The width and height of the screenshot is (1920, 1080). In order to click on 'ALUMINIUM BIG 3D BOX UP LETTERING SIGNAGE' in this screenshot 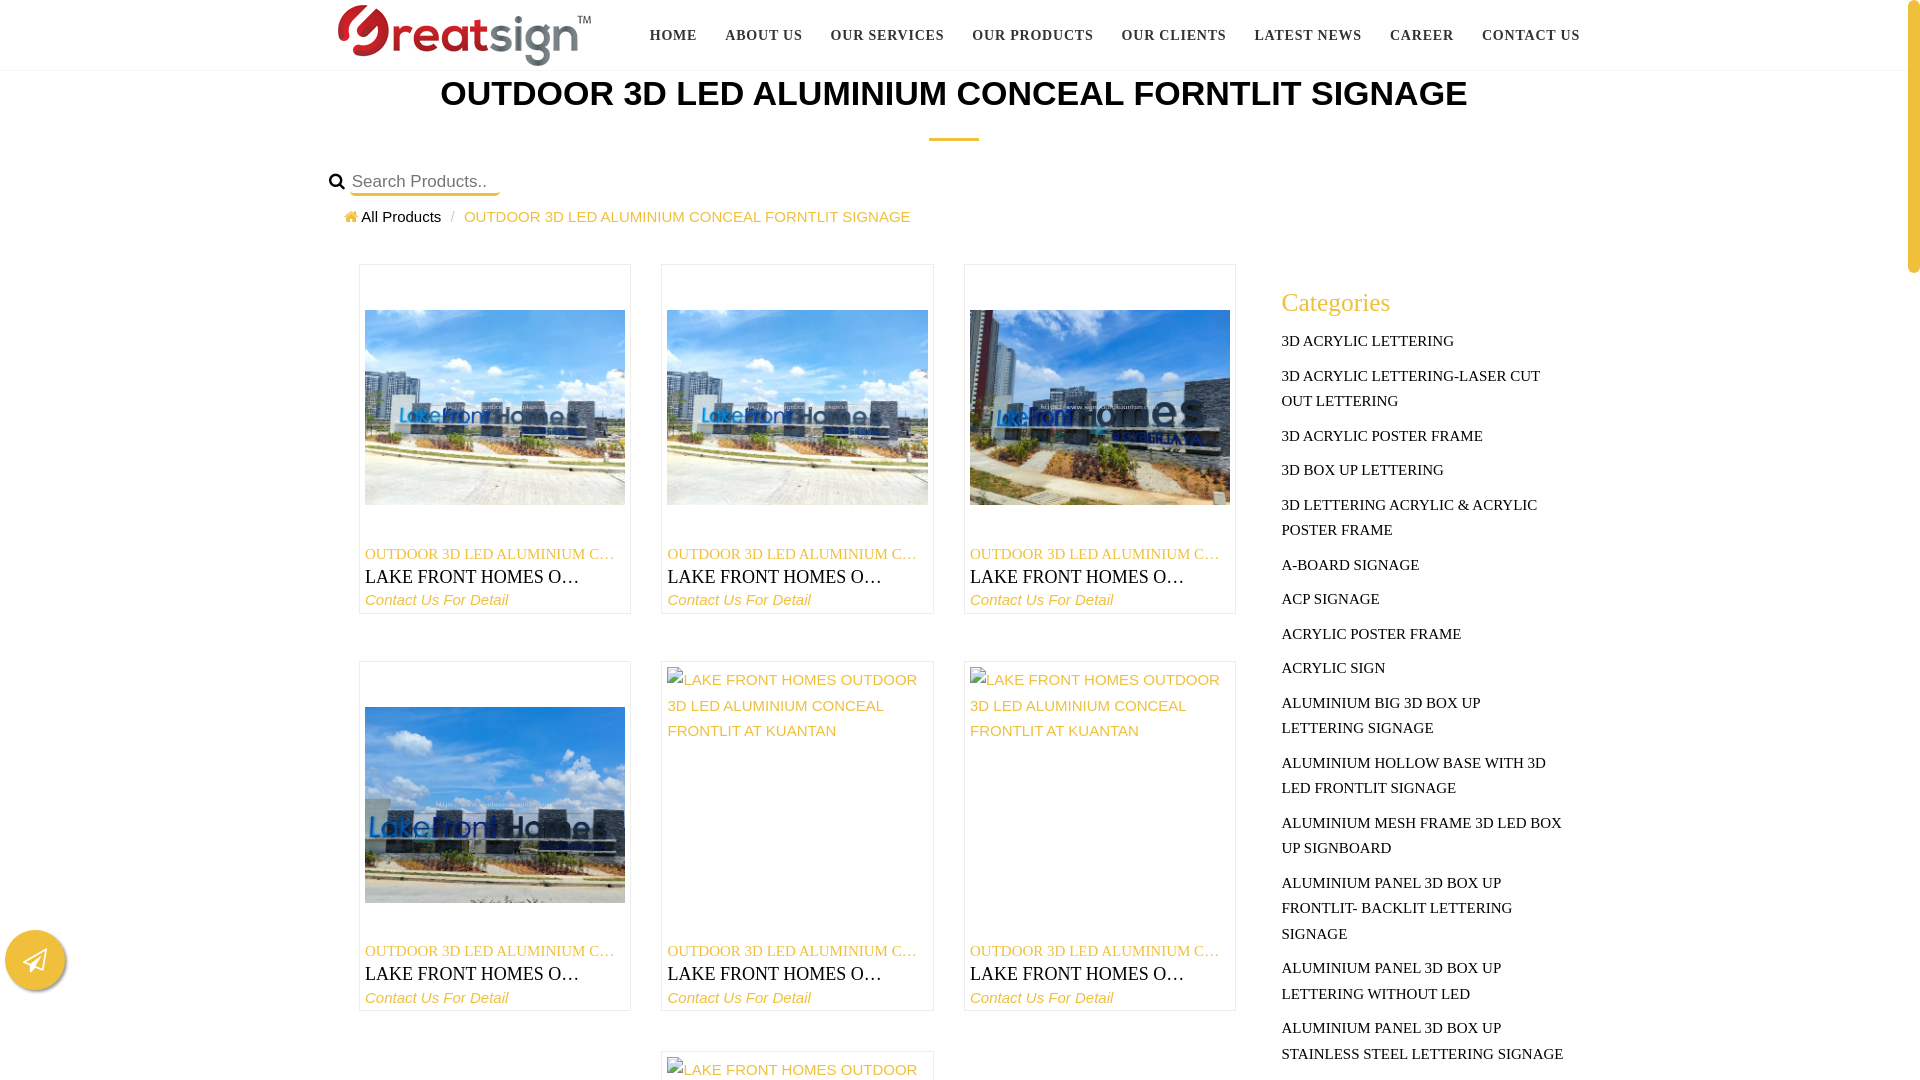, I will do `click(1422, 715)`.